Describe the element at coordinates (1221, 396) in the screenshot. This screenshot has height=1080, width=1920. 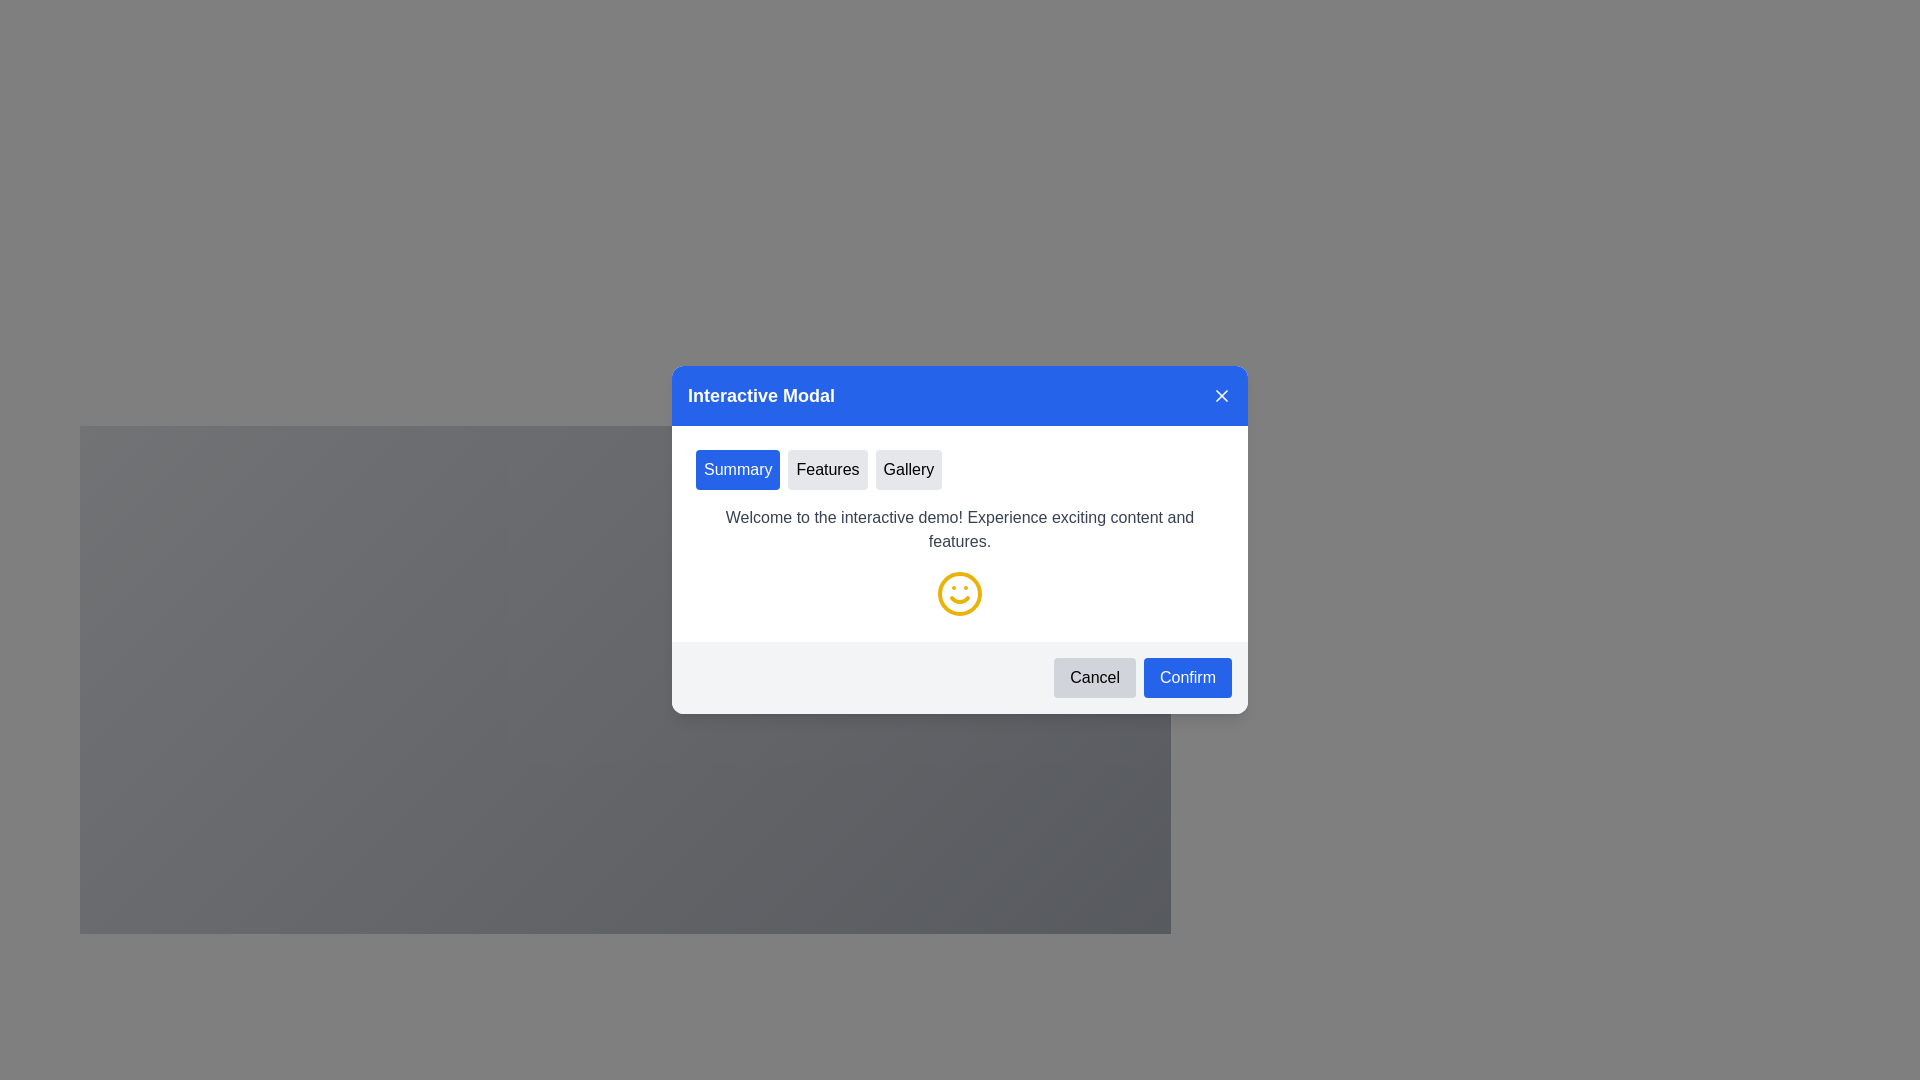
I see `the Close button represented by an 'X' icon in white on a blue background located at the top-right corner of the modal dialog` at that location.